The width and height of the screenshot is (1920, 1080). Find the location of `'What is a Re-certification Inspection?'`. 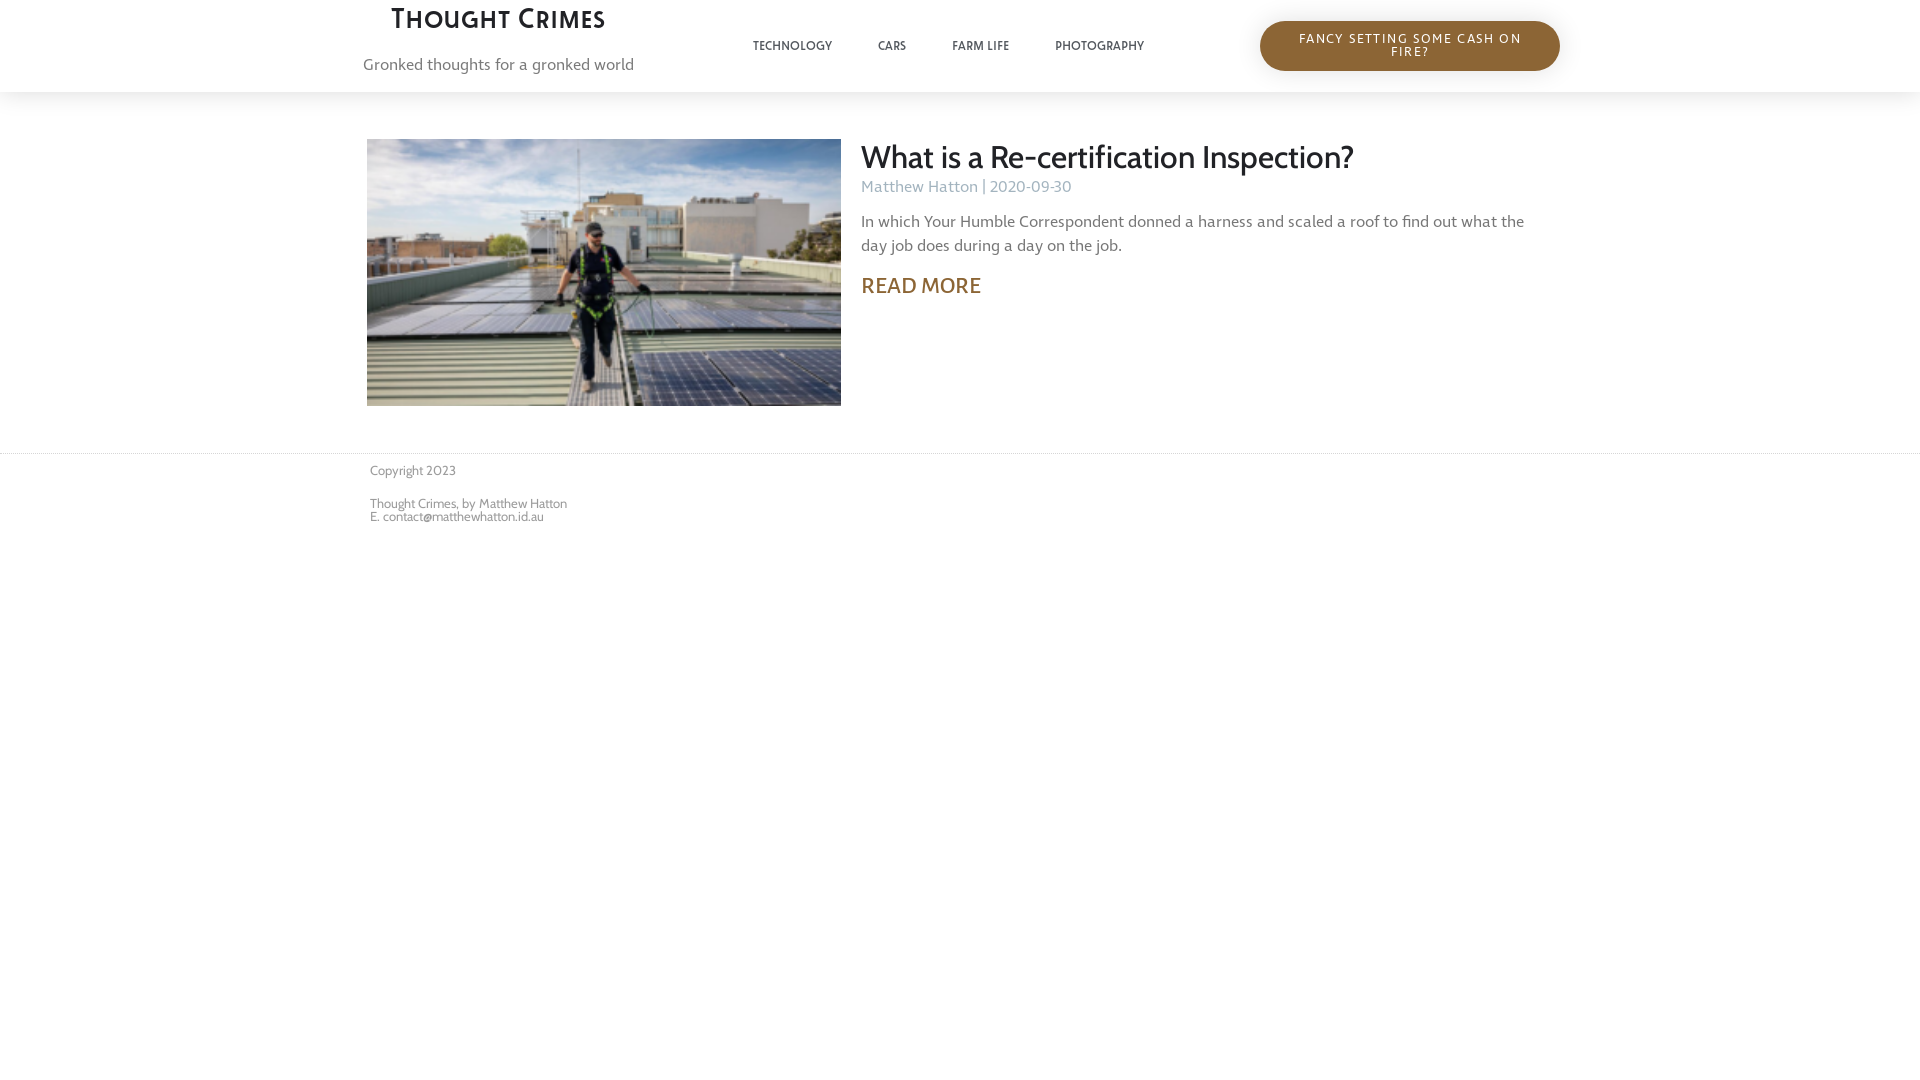

'What is a Re-certification Inspection?' is located at coordinates (1107, 156).